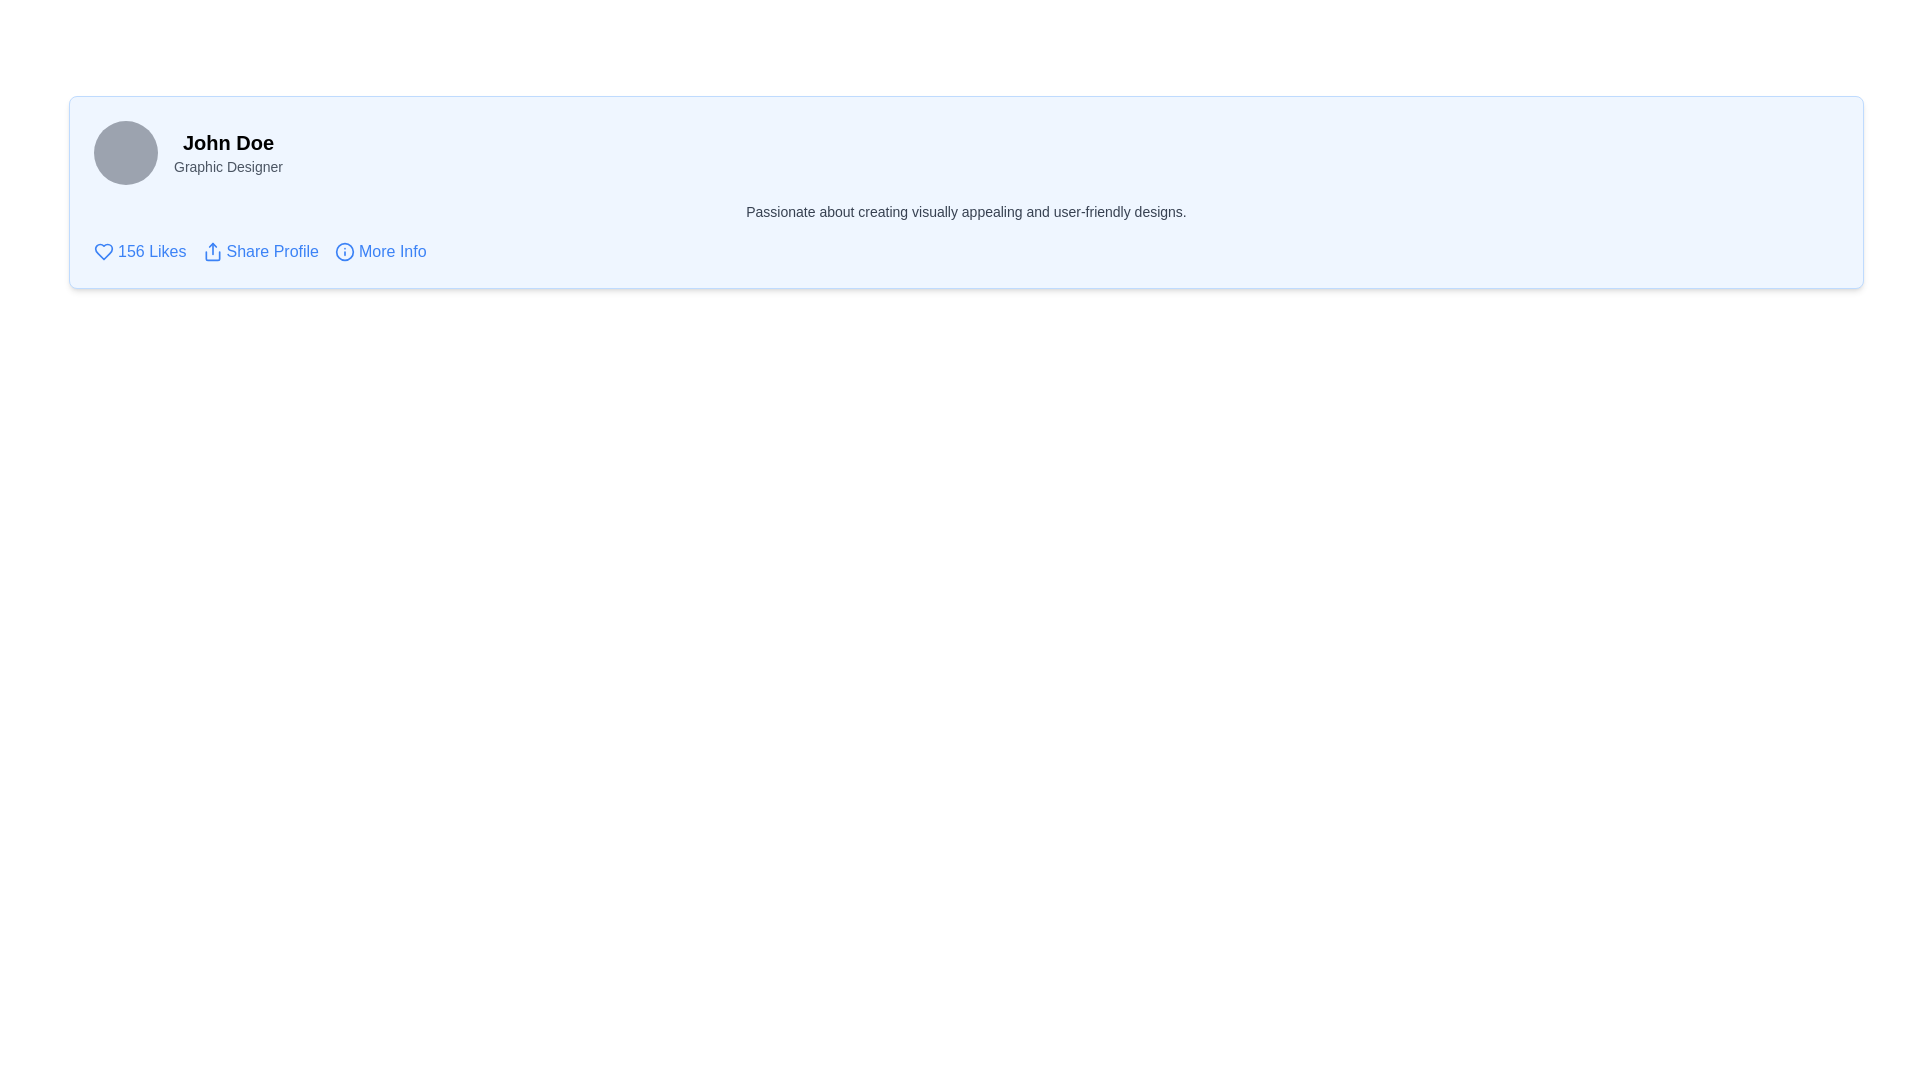 Image resolution: width=1920 pixels, height=1080 pixels. Describe the element at coordinates (139, 250) in the screenshot. I see `the like count indicator button, which is the first item` at that location.